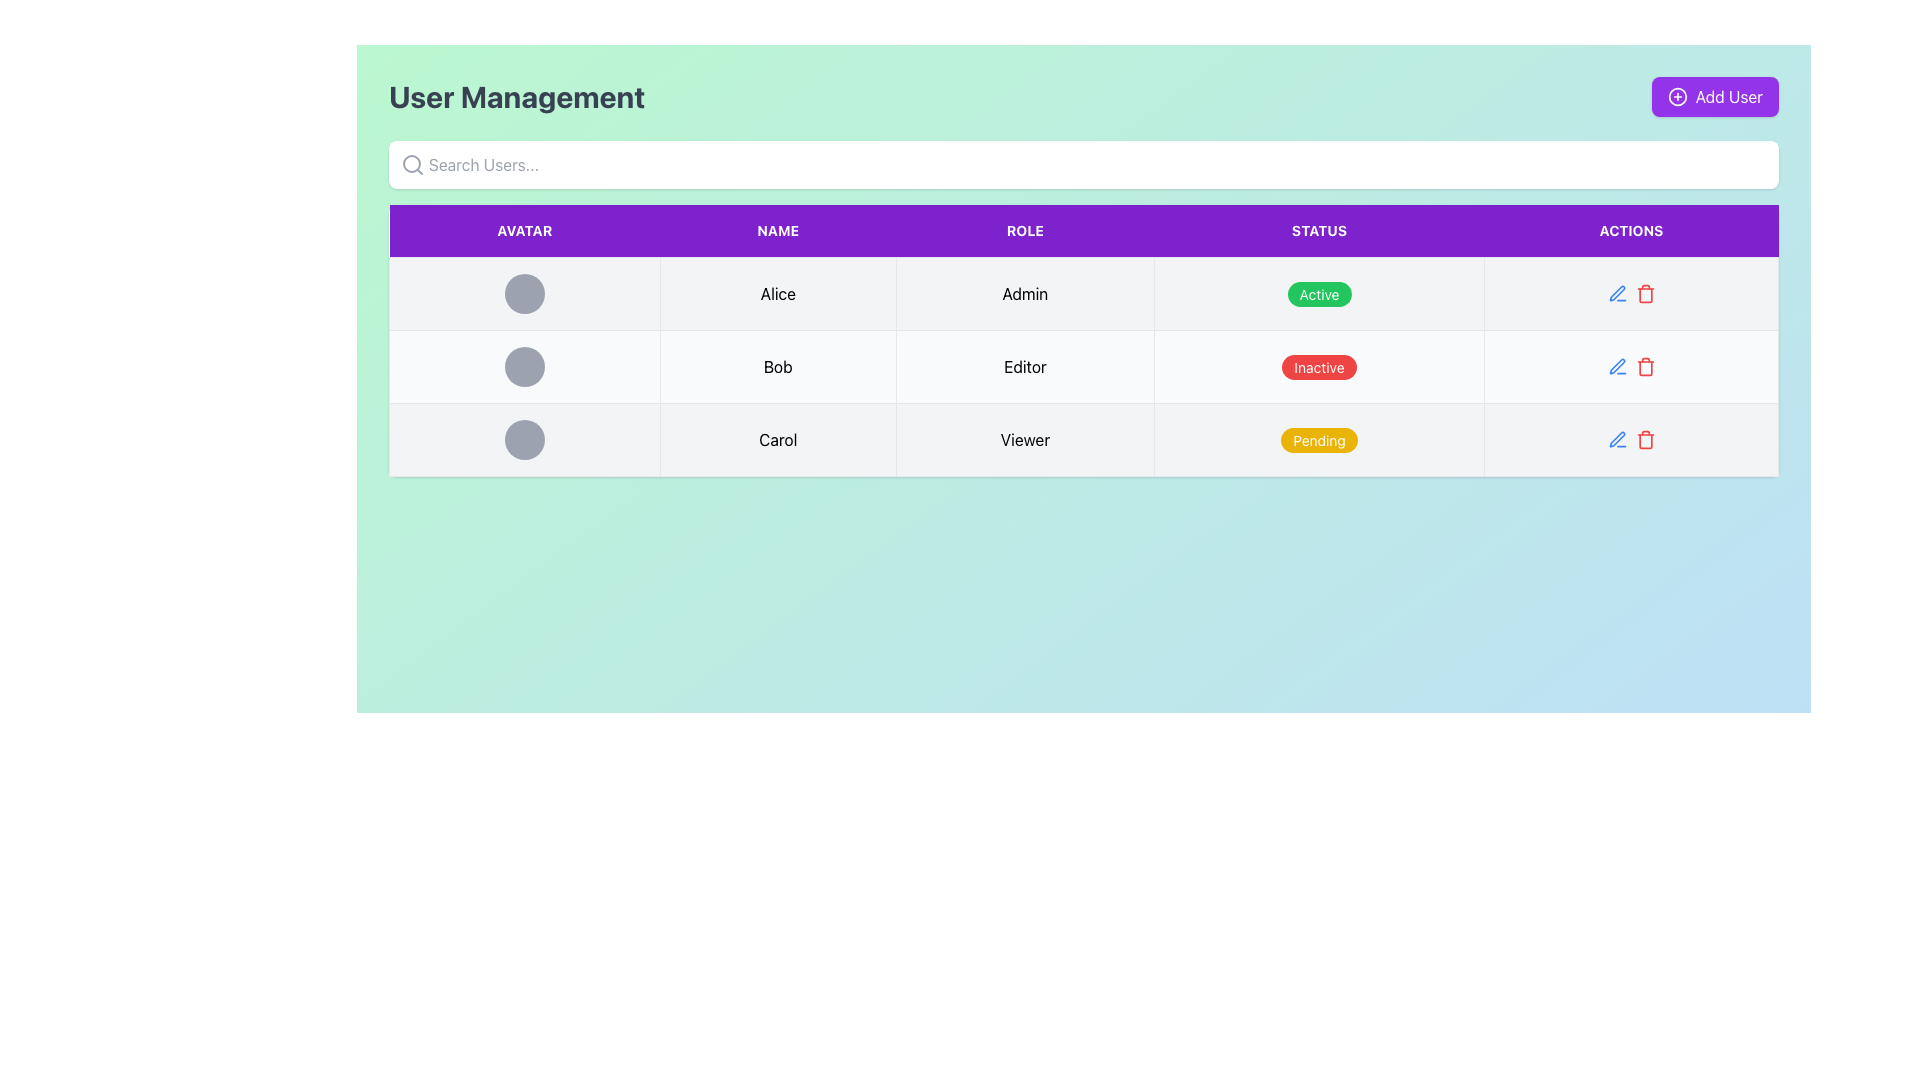 The image size is (1920, 1080). Describe the element at coordinates (1645, 366) in the screenshot. I see `the red trash can icon located in the 'Actions' column of the row labeled 'Bob' in the user management table` at that location.